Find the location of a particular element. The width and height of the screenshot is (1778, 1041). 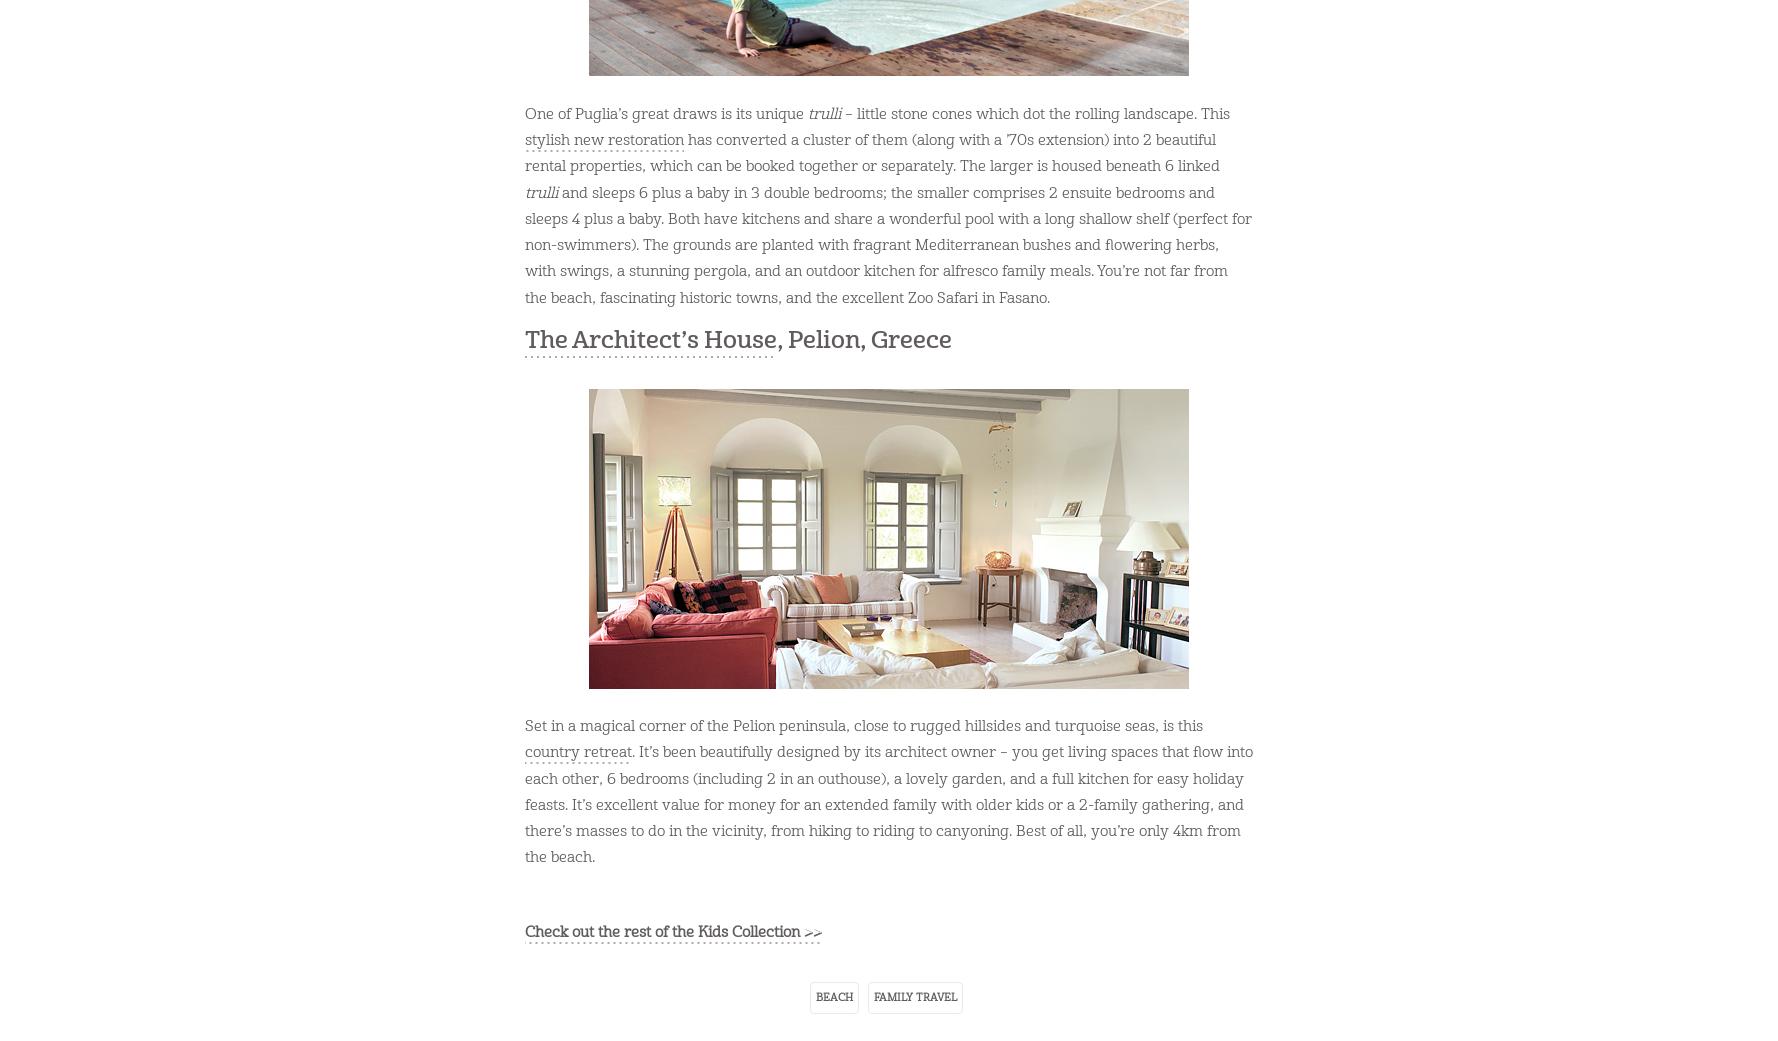

'and sleeps 6 plus a baby in 3 double bedrooms; the smaller comprises 2 ensuite bedrooms and sleeps 4 plus a baby. Both have kitchens and share a wonderful pool with a long shallow shelf (perfect for non-swimmers). The grounds are planted with fragrant Mediterranean bushes and flowering herbs, with swings, a stunning pergola, and an outdoor kitchen for alfresco family meals. You’re not far from the beach, fascinating historic towns, and the excellent Zoo Safari in Fasano.' is located at coordinates (887, 244).